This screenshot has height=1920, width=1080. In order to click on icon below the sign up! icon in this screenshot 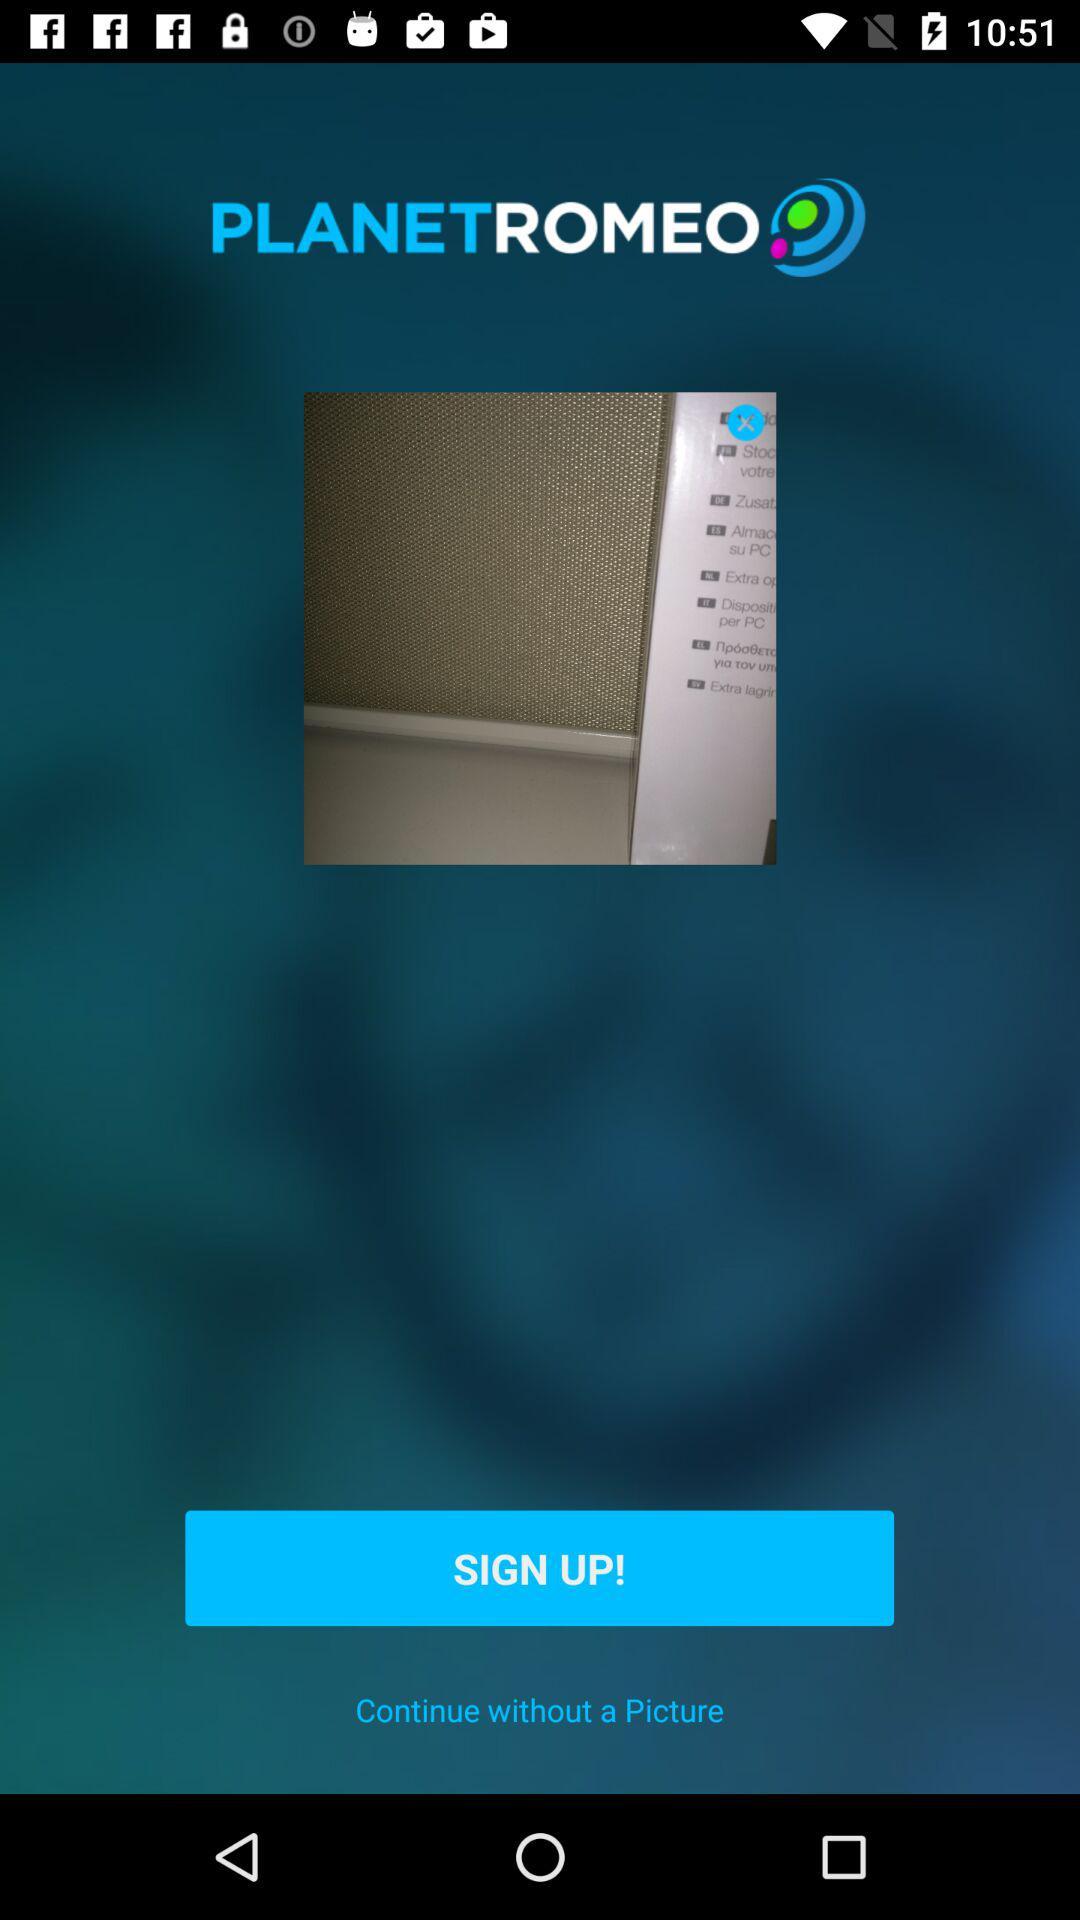, I will do `click(538, 1708)`.